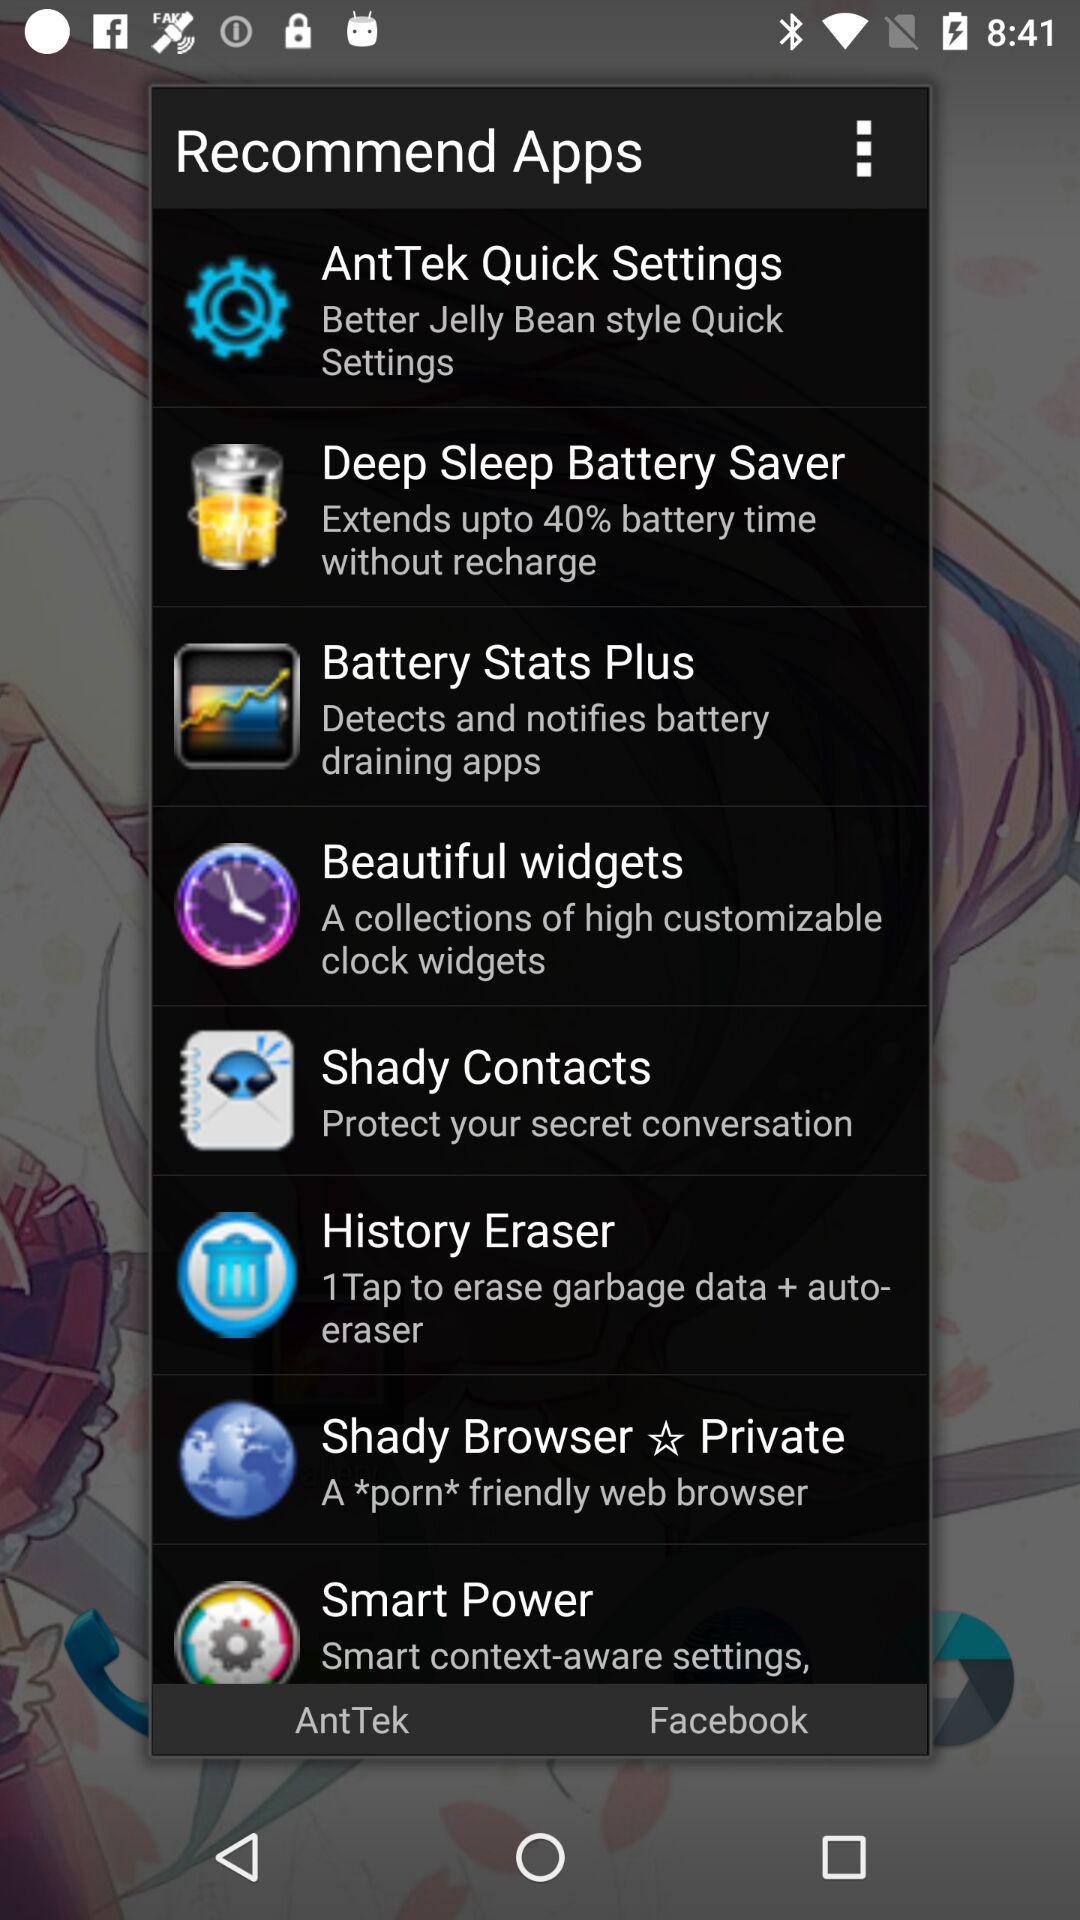  What do you see at coordinates (612, 737) in the screenshot?
I see `the detects and notifies app` at bounding box center [612, 737].